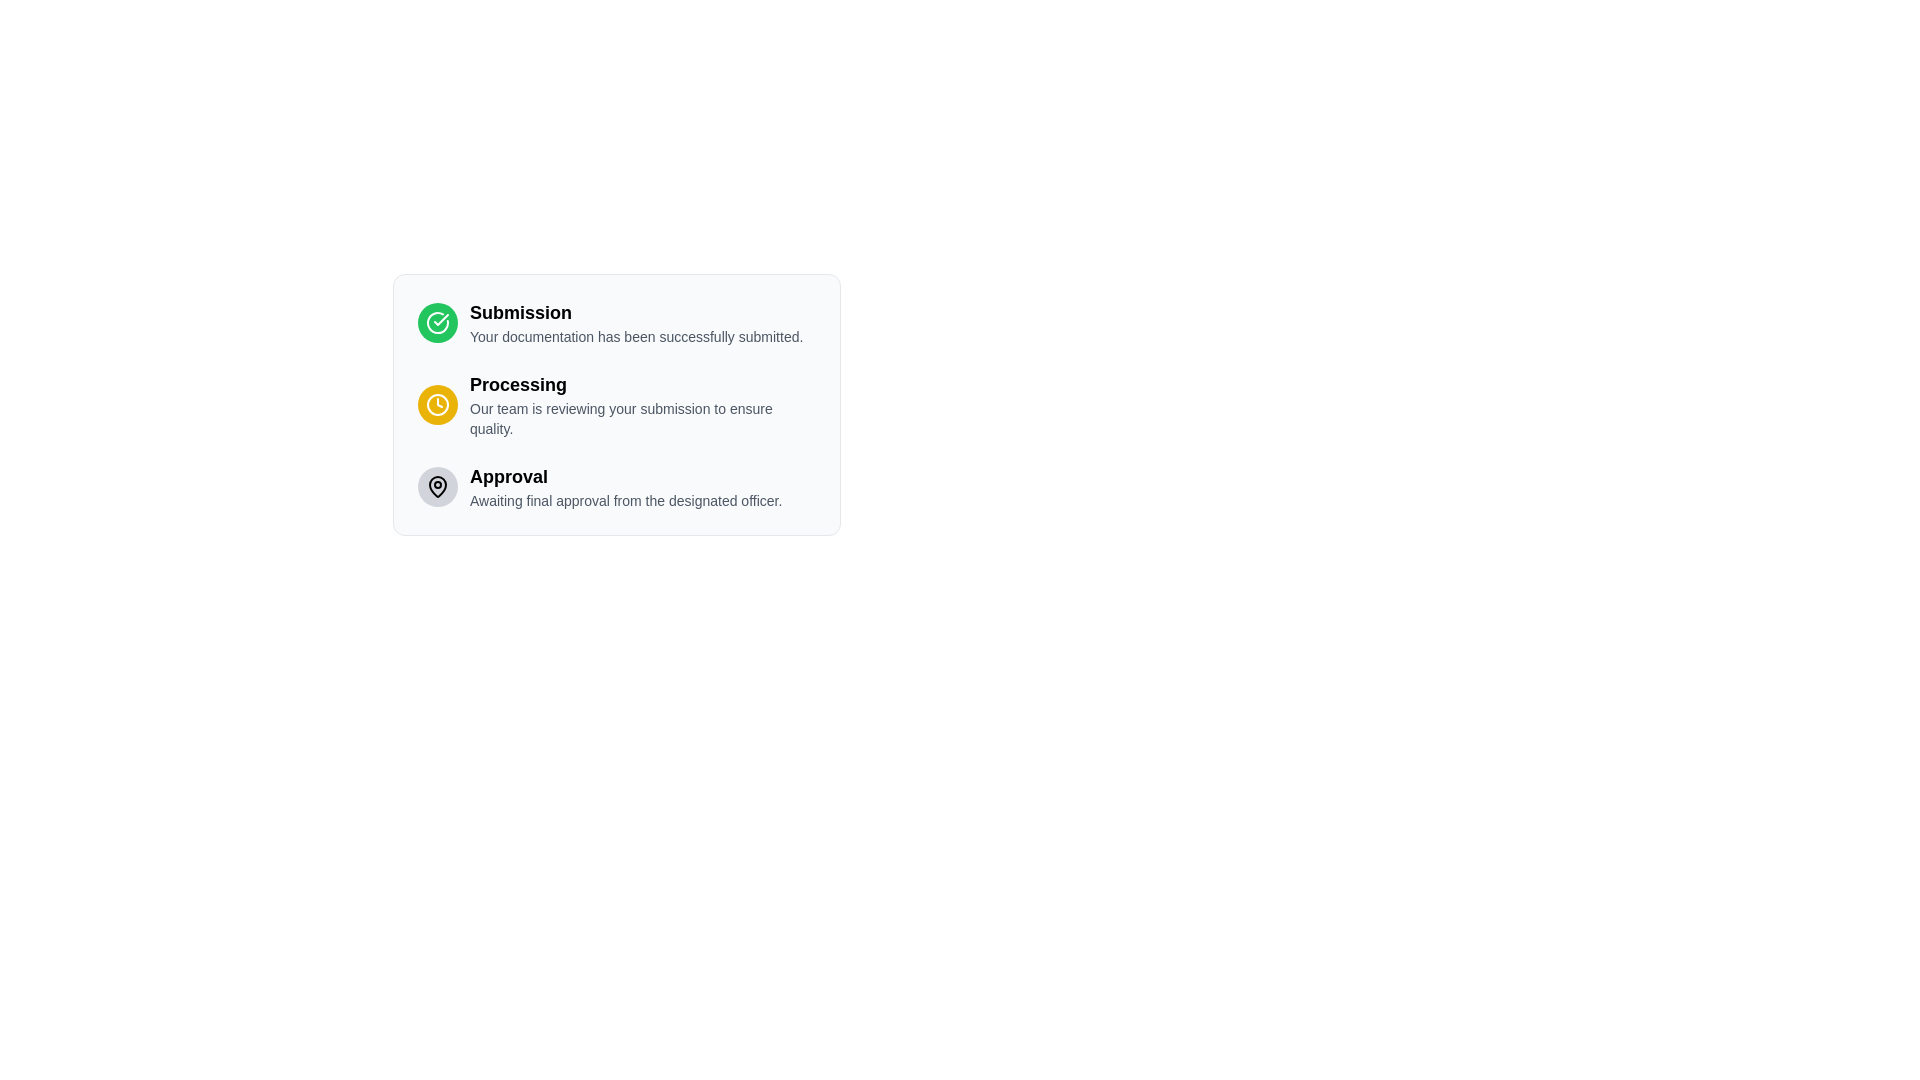 This screenshot has height=1080, width=1920. Describe the element at coordinates (625, 500) in the screenshot. I see `text label that states 'Awaiting final approval from the designated officer.' which is styled with a small-sized font and gray coloring, located below the title 'Approval'` at that location.